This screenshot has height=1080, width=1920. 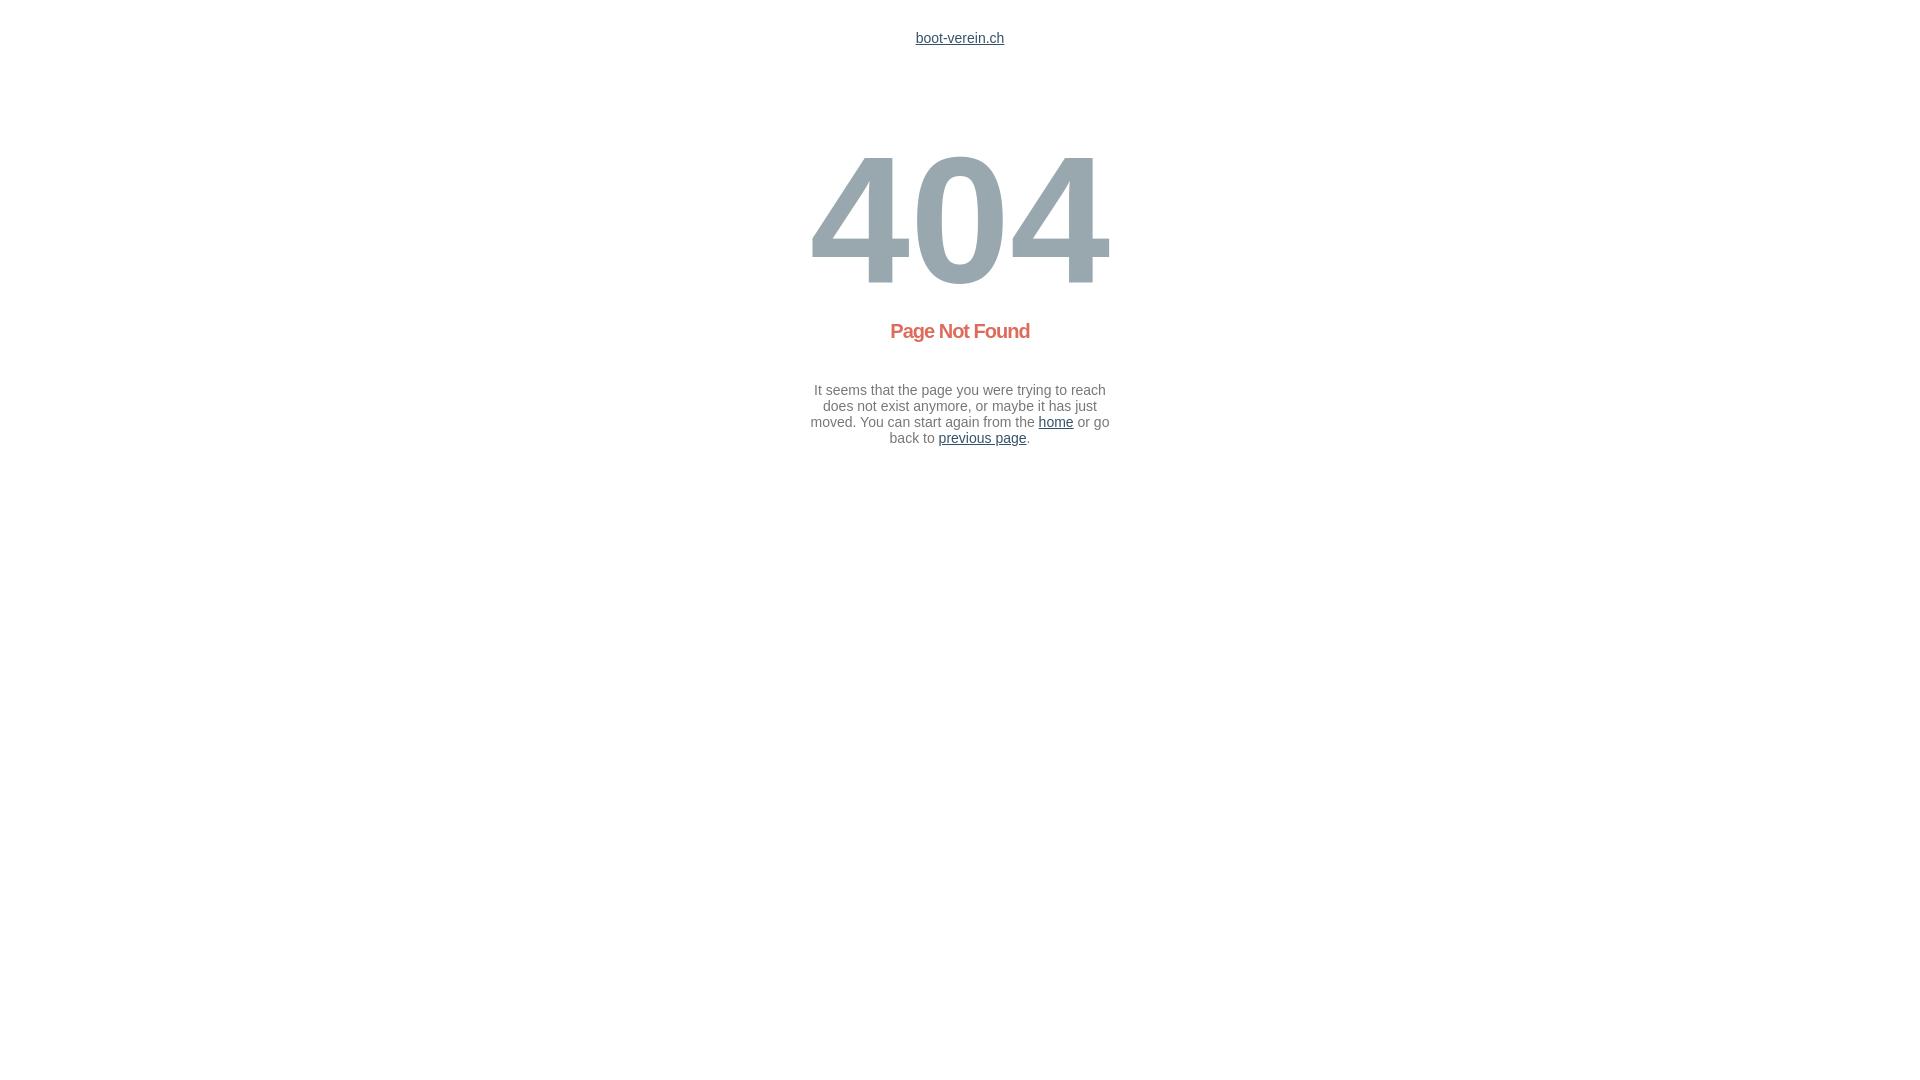 I want to click on 'home', so click(x=1055, y=420).